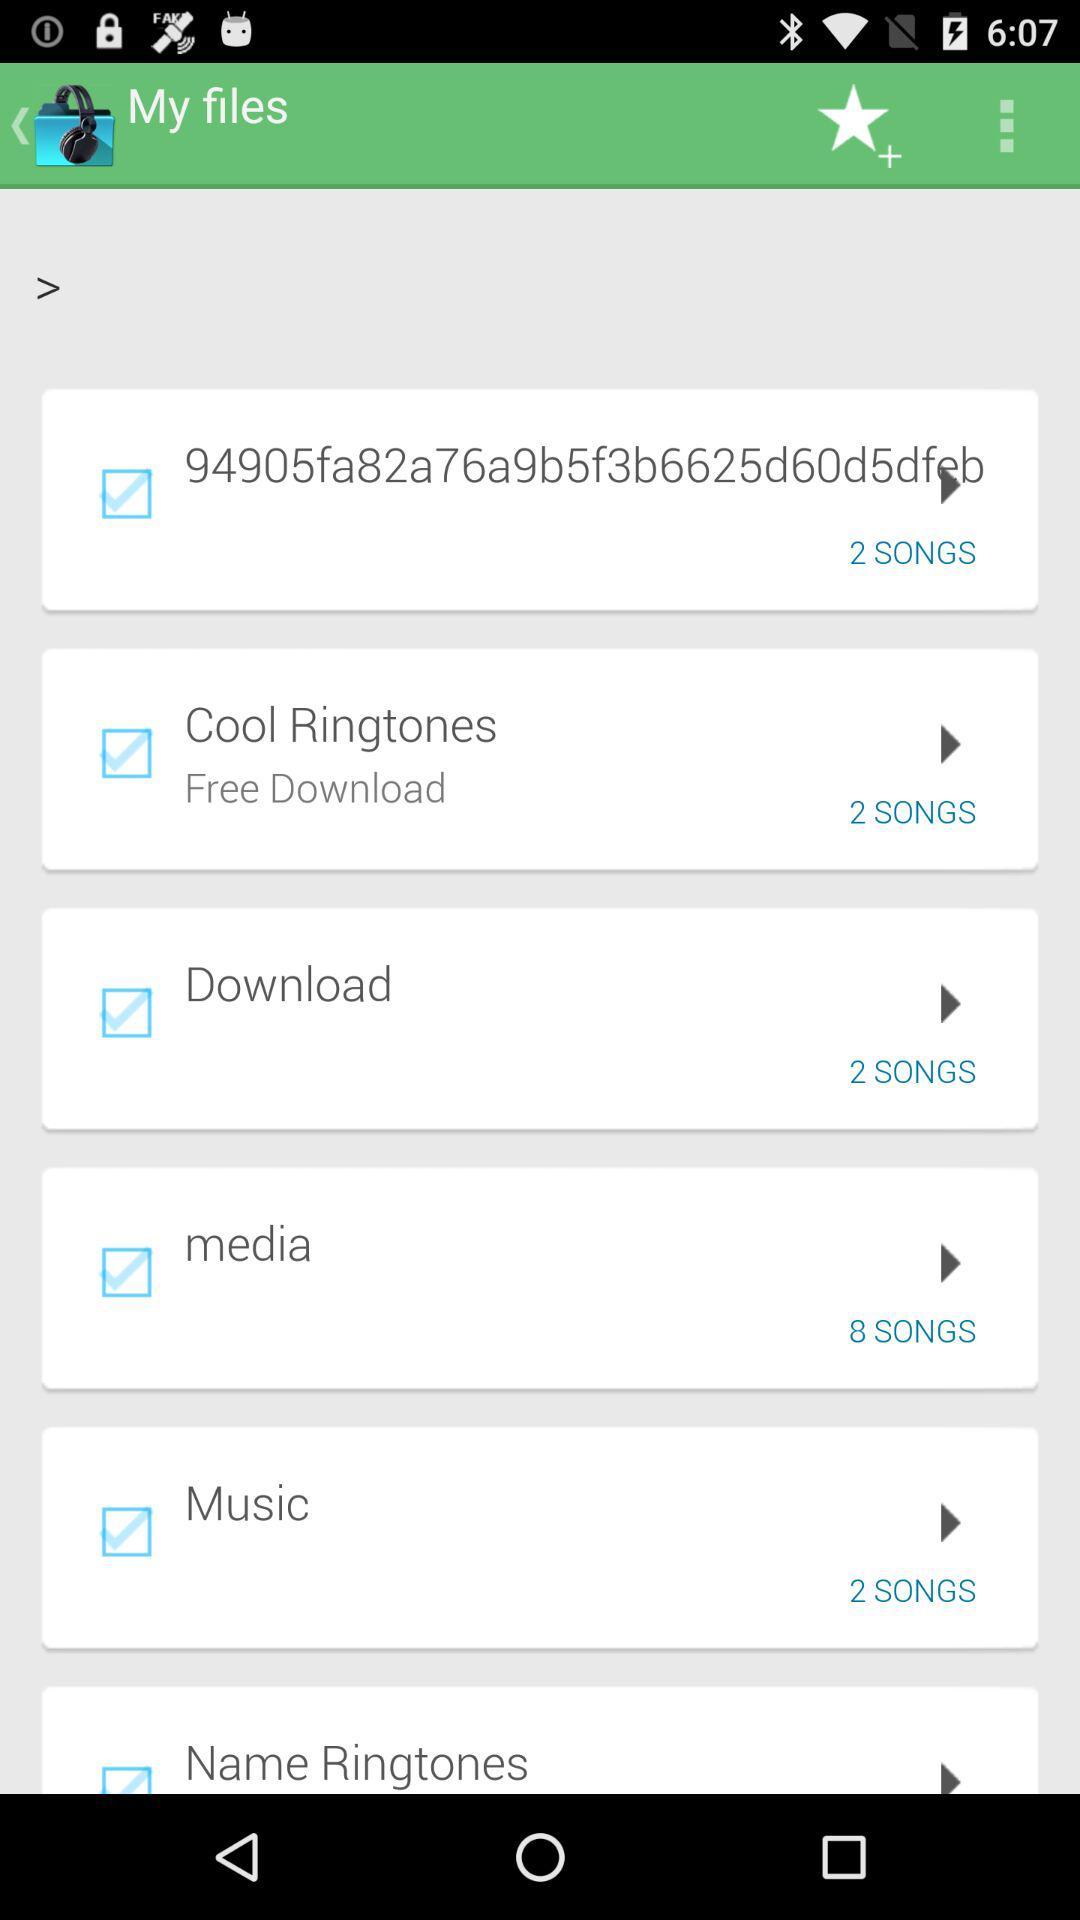 The image size is (1080, 1920). Describe the element at coordinates (596, 1761) in the screenshot. I see `the icon below the 2 songs item` at that location.